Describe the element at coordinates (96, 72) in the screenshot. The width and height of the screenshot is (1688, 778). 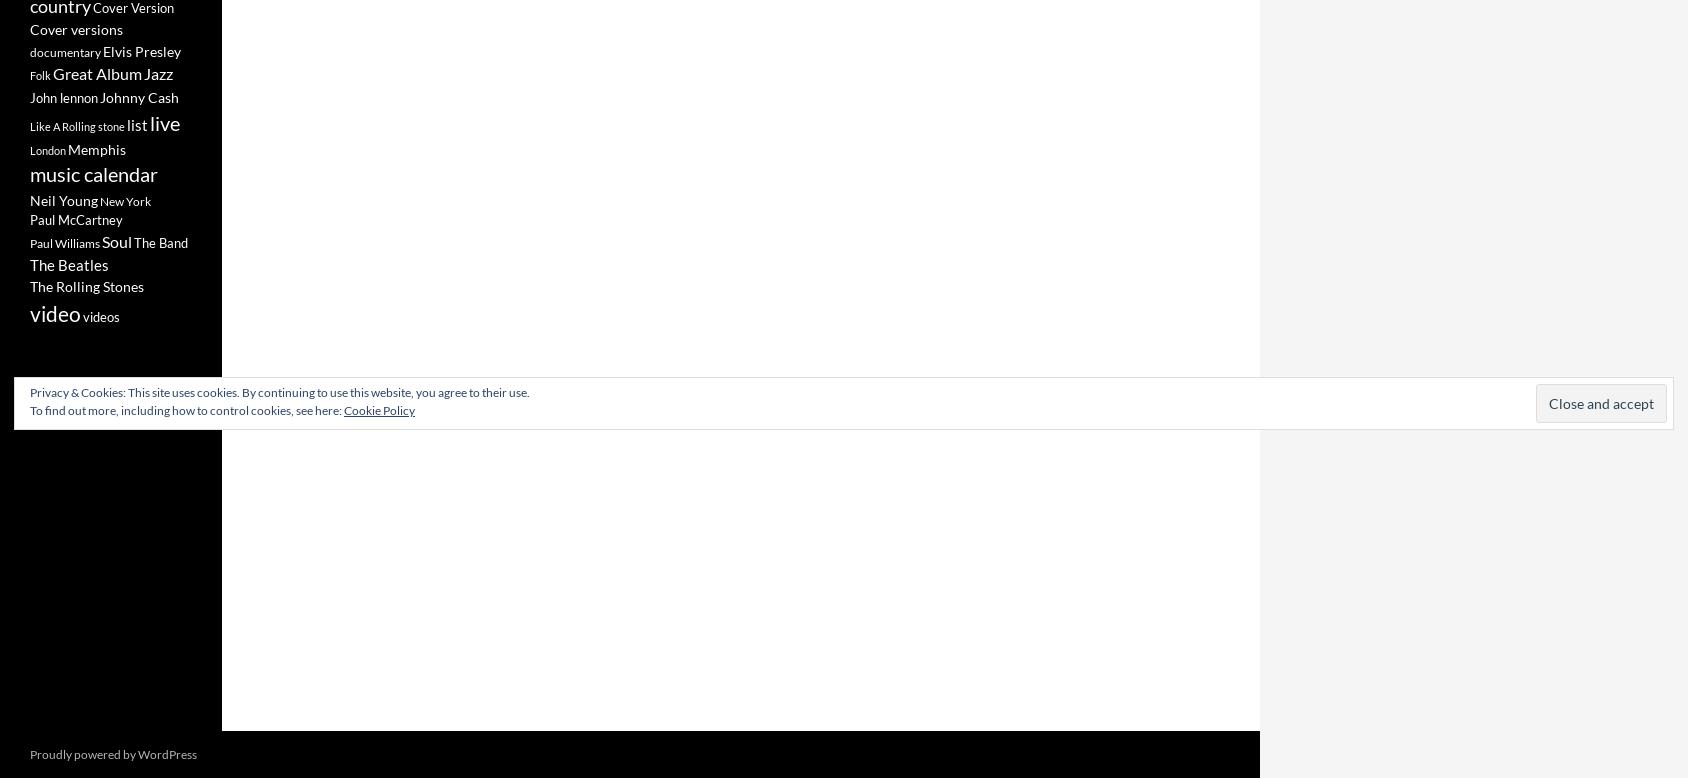
I see `'Great Album'` at that location.